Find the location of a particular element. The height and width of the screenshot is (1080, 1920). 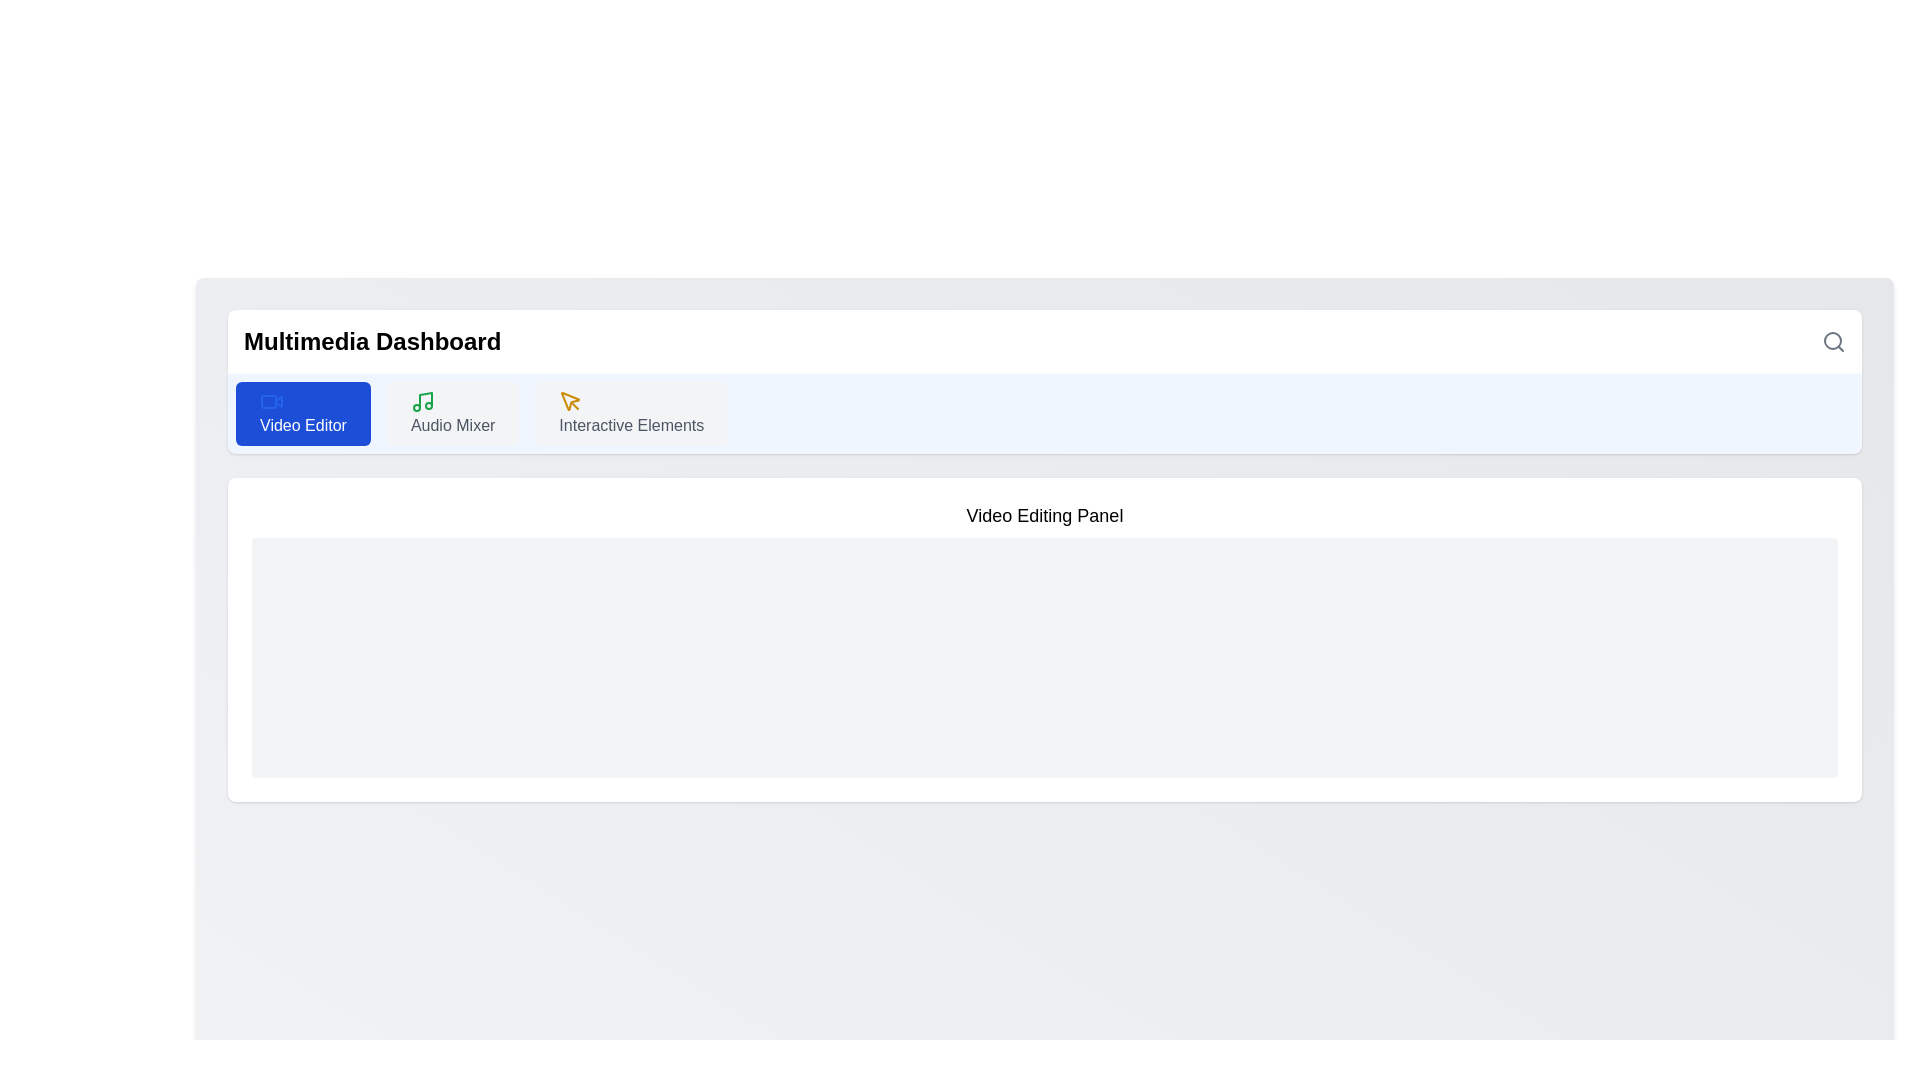

the 'Audio Mixer' button, which has a light gray background, dark gray text, and a green music note icon is located at coordinates (452, 412).